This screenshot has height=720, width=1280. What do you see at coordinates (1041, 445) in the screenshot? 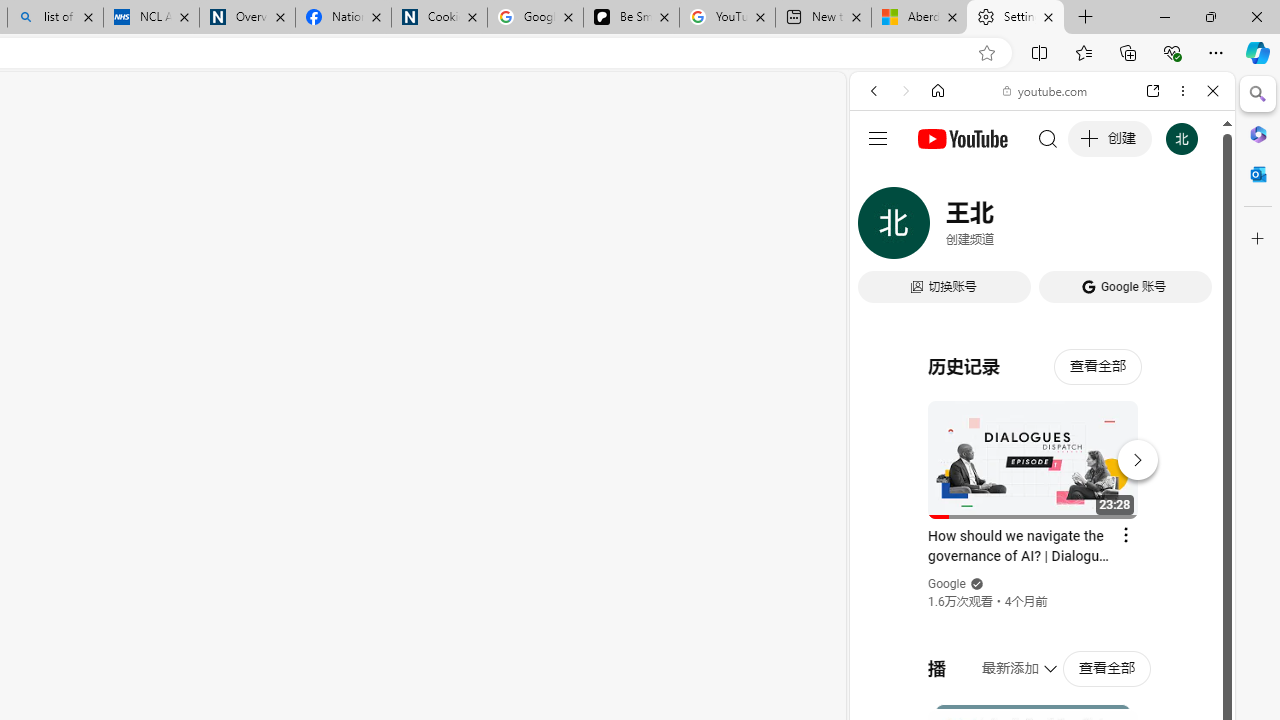
I see `'#you'` at bounding box center [1041, 445].